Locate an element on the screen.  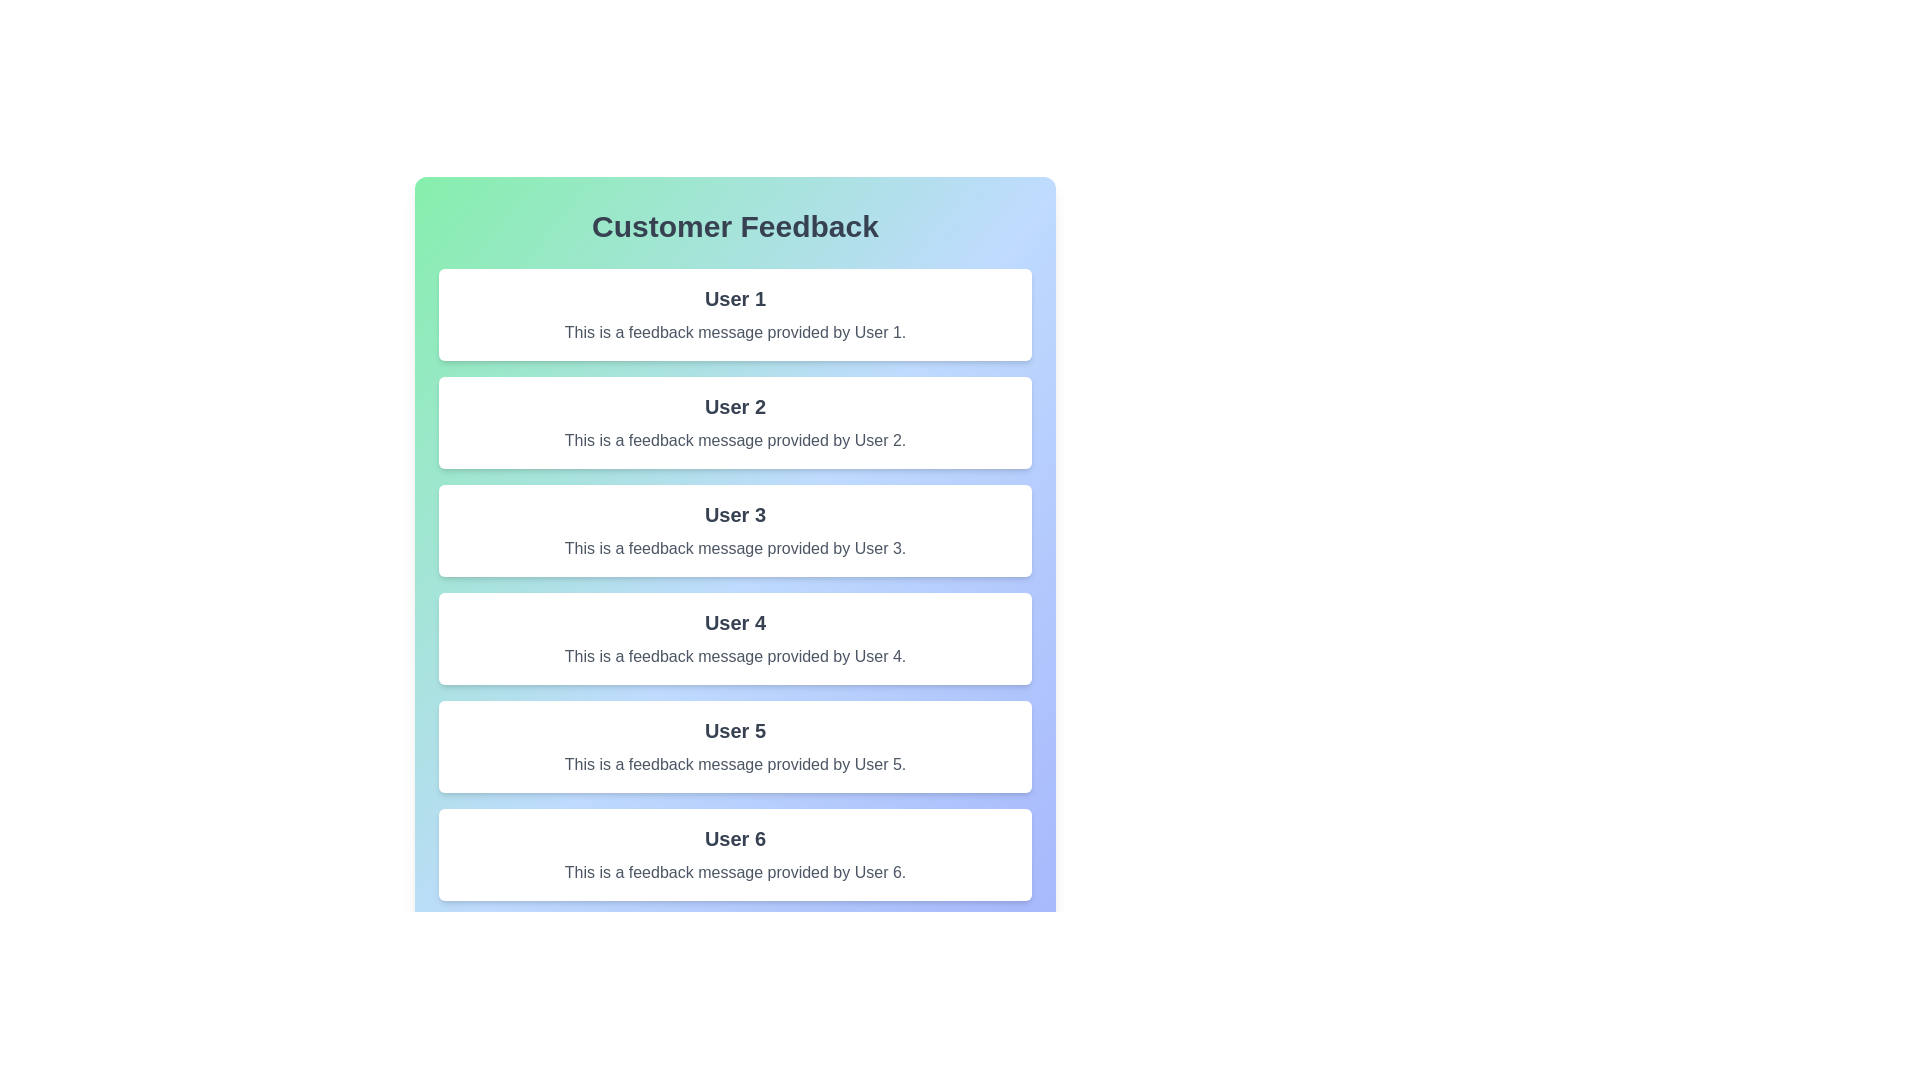
feedback message text labeled as 'This is a feedback message provided by User 2.' which is styled in gray and appears below the header 'User 2' in the second feedback card is located at coordinates (734, 439).